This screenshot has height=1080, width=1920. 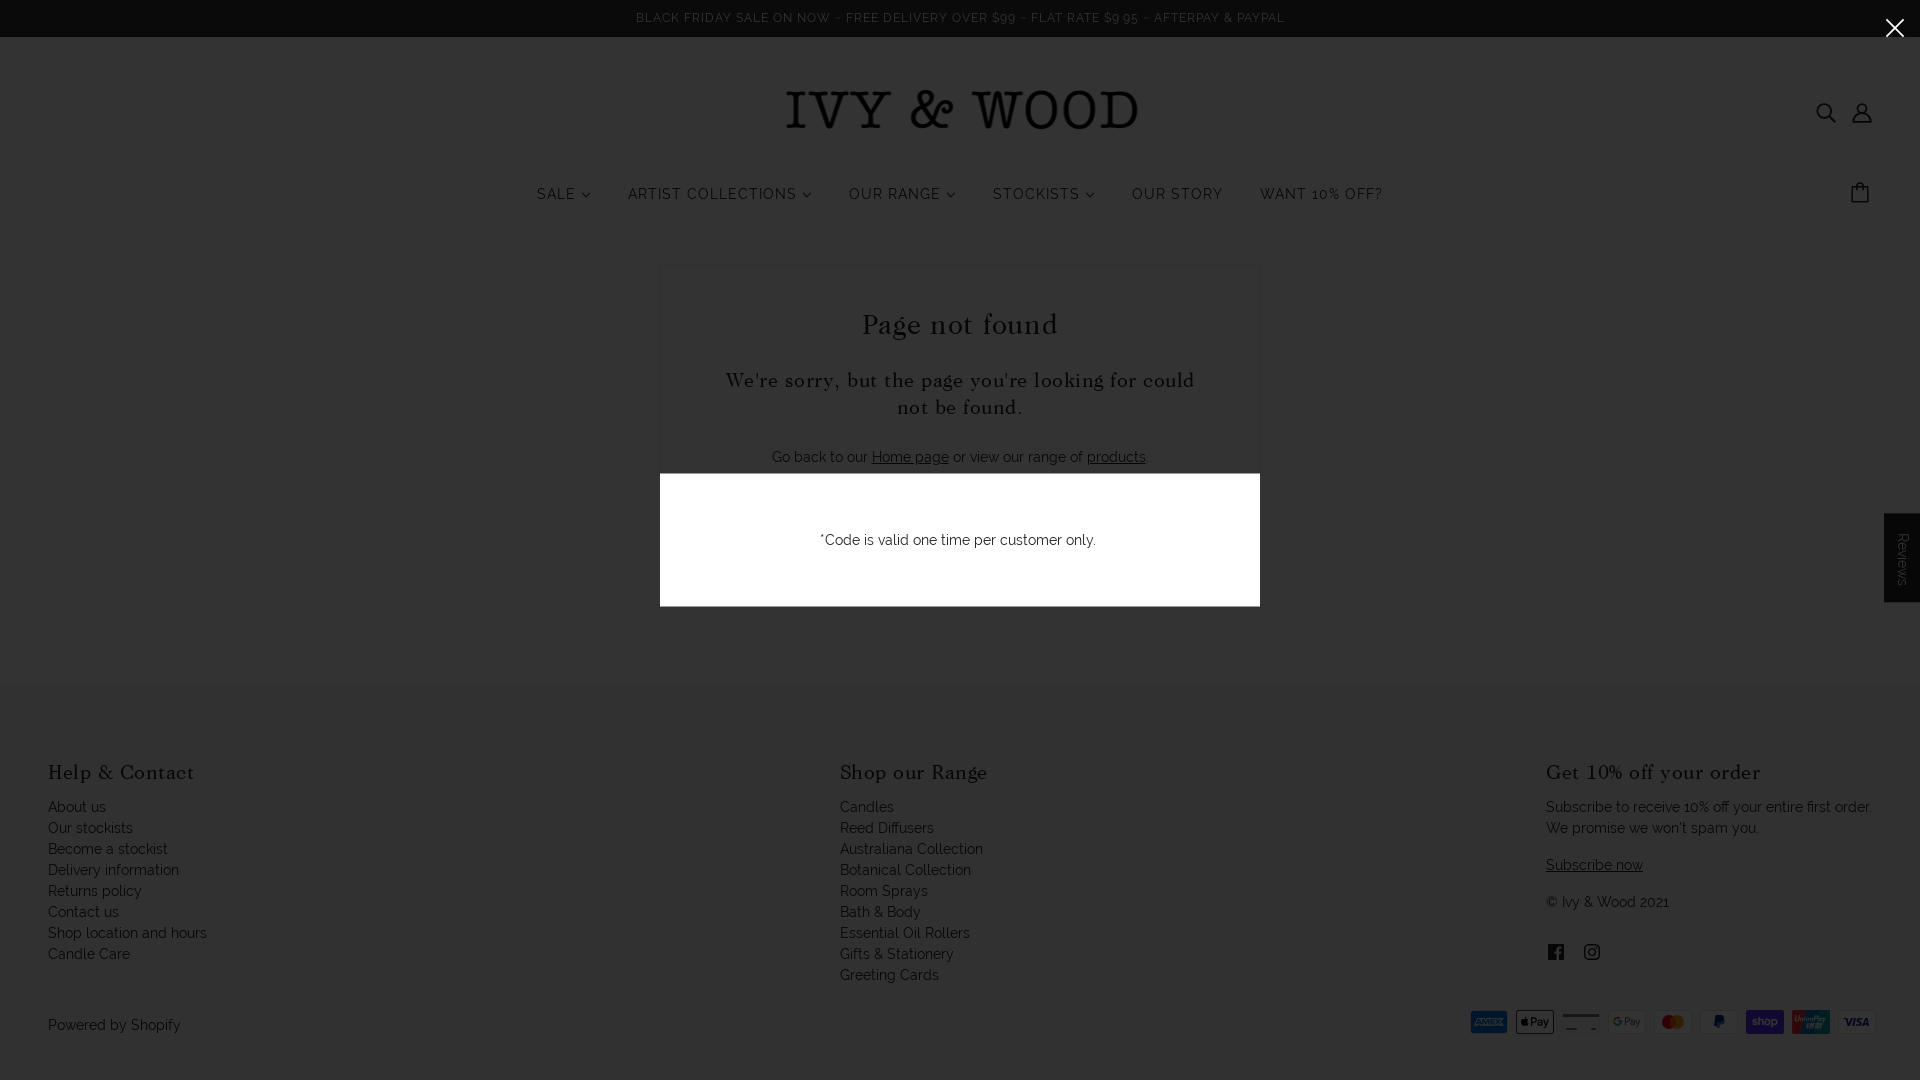 What do you see at coordinates (94, 889) in the screenshot?
I see `'Returns policy'` at bounding box center [94, 889].